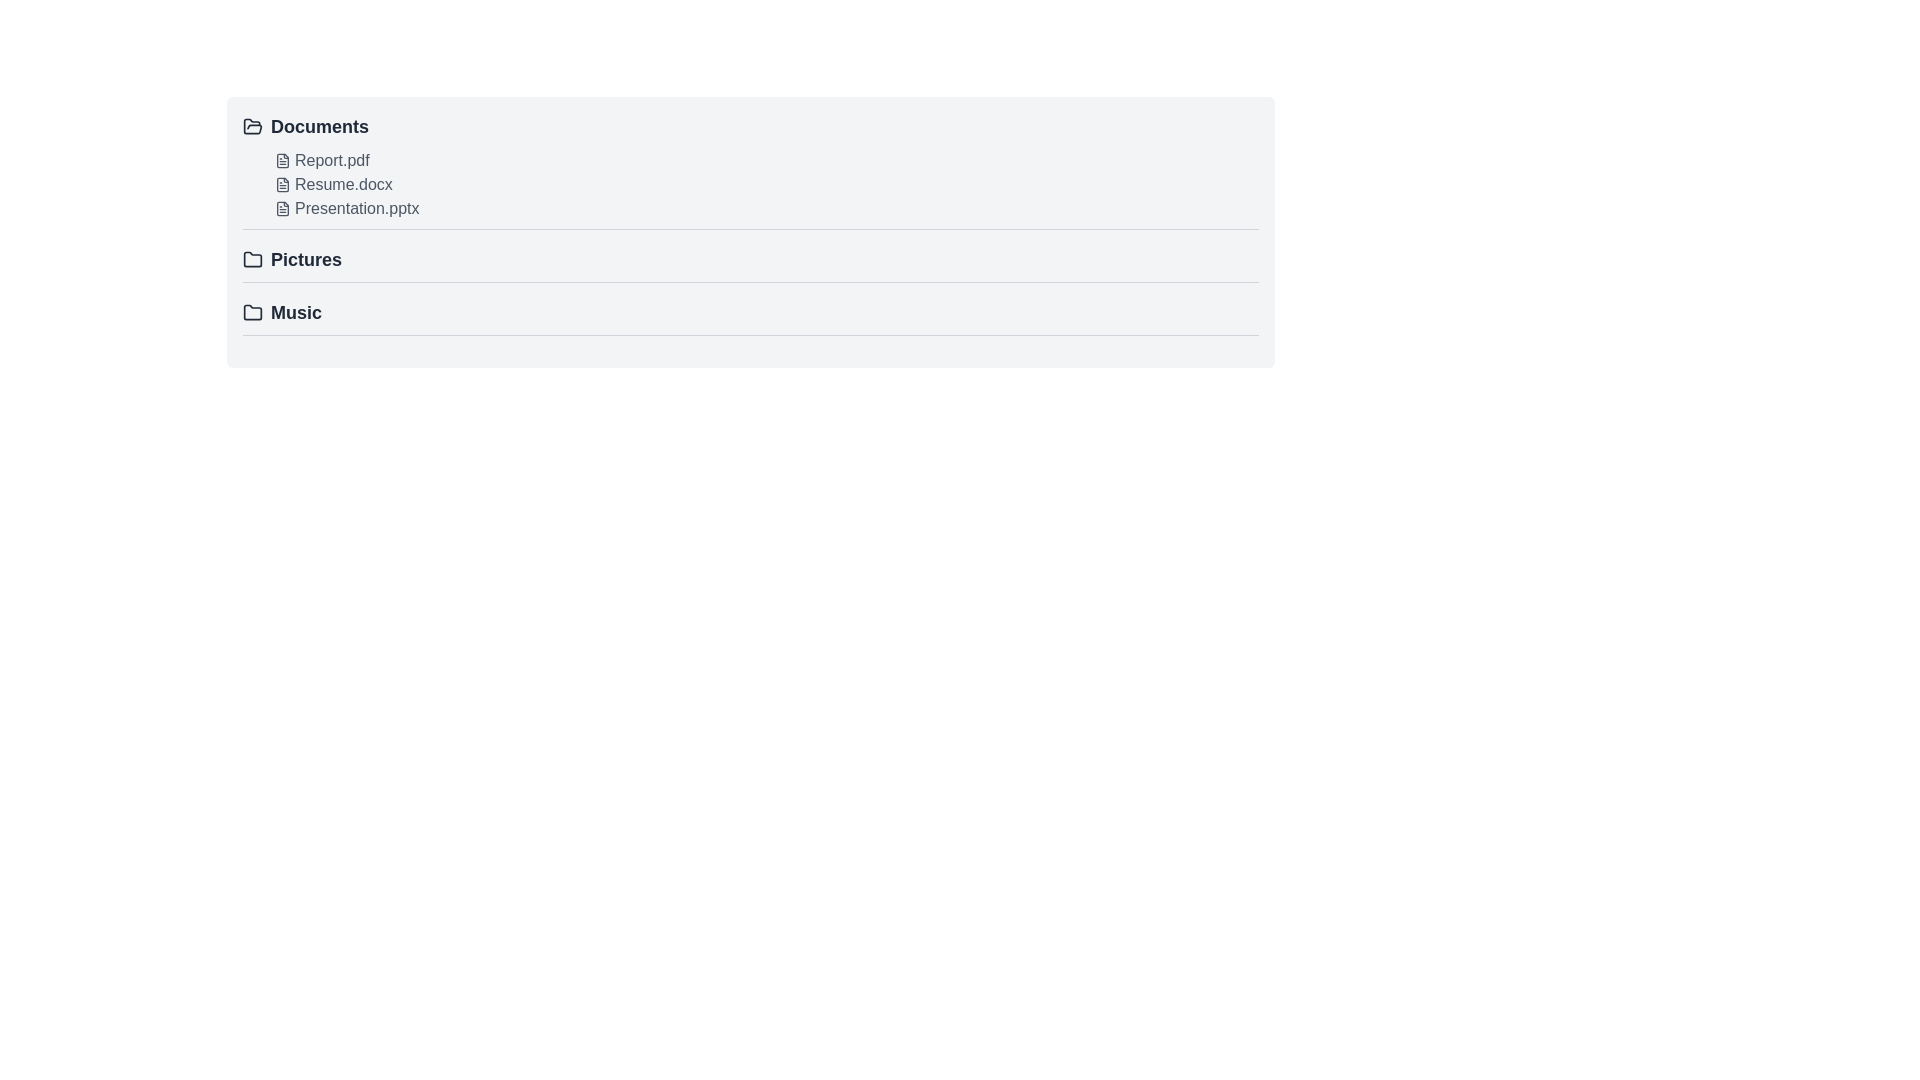 The height and width of the screenshot is (1080, 1920). What do you see at coordinates (252, 312) in the screenshot?
I see `the folder icon that indicates access to the 'Music' directory` at bounding box center [252, 312].